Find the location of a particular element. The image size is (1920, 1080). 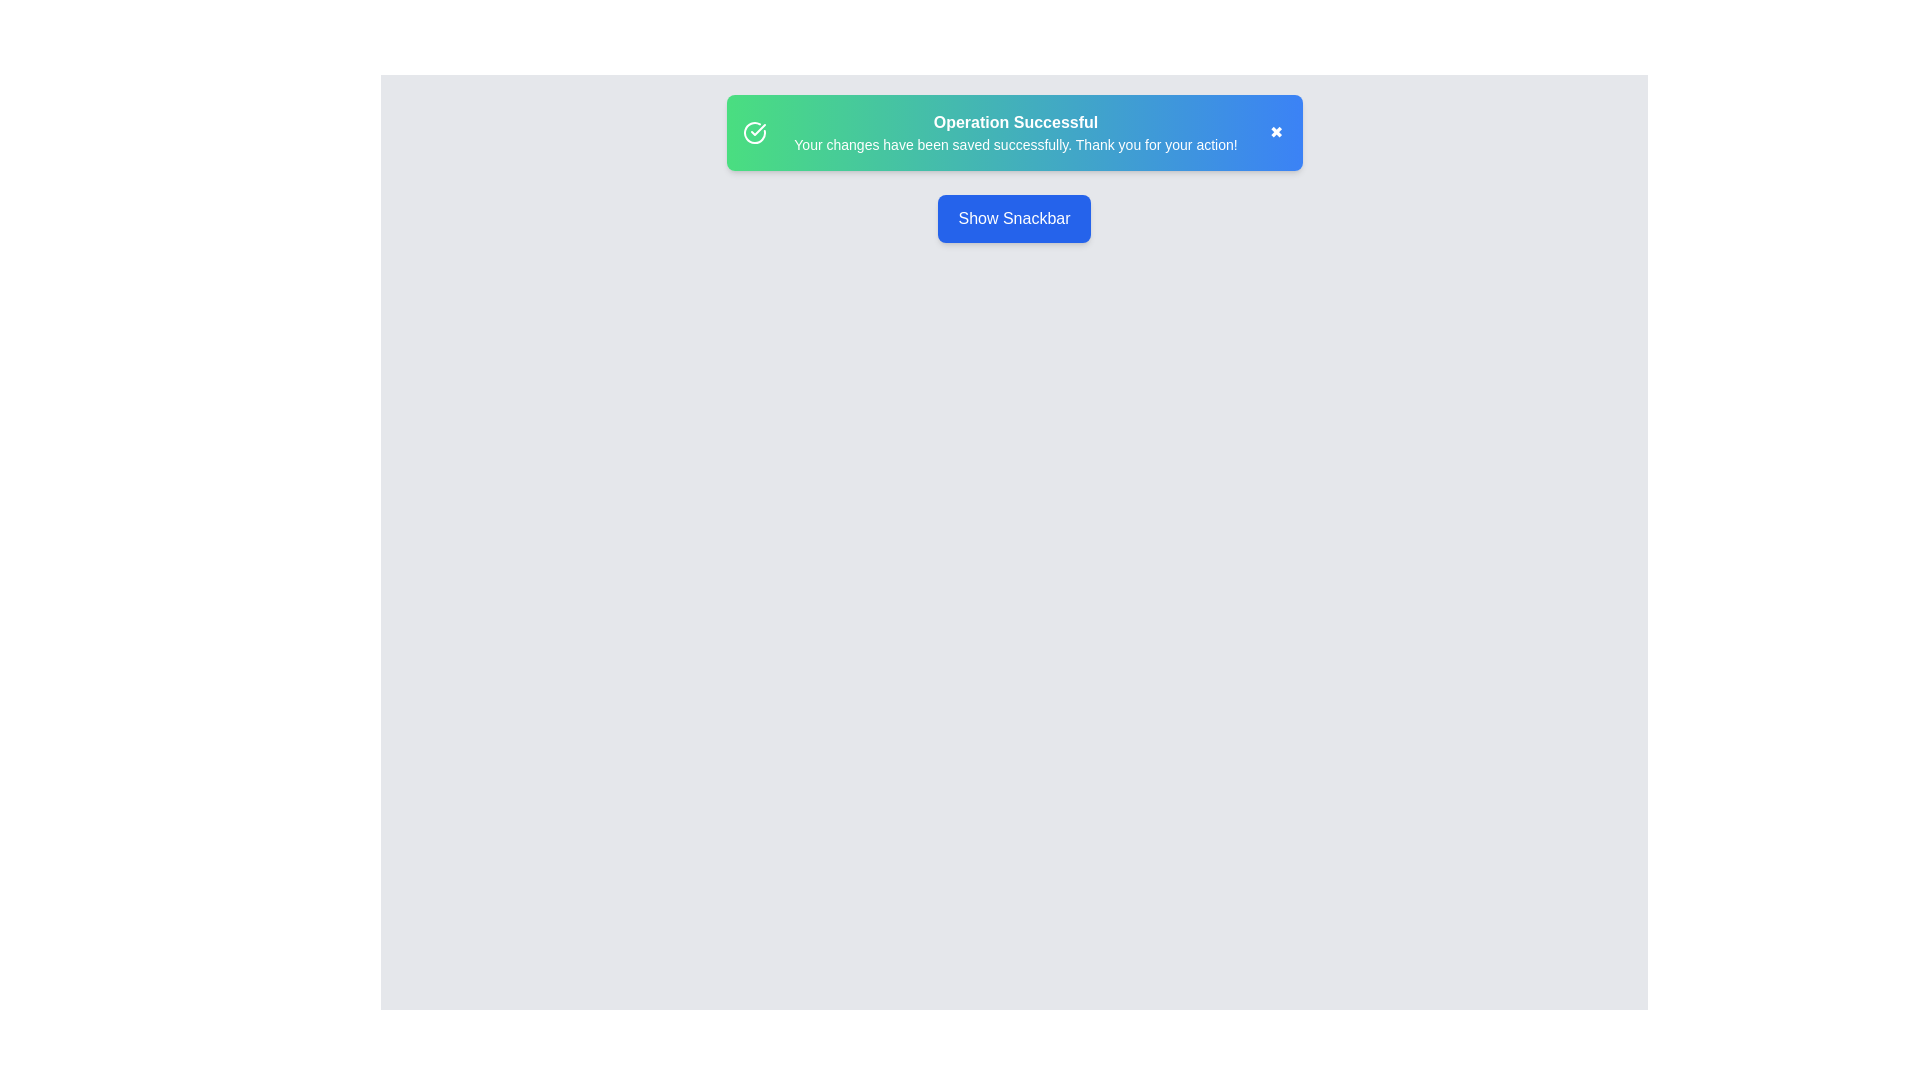

the 'Show Snackbar' button is located at coordinates (1014, 219).